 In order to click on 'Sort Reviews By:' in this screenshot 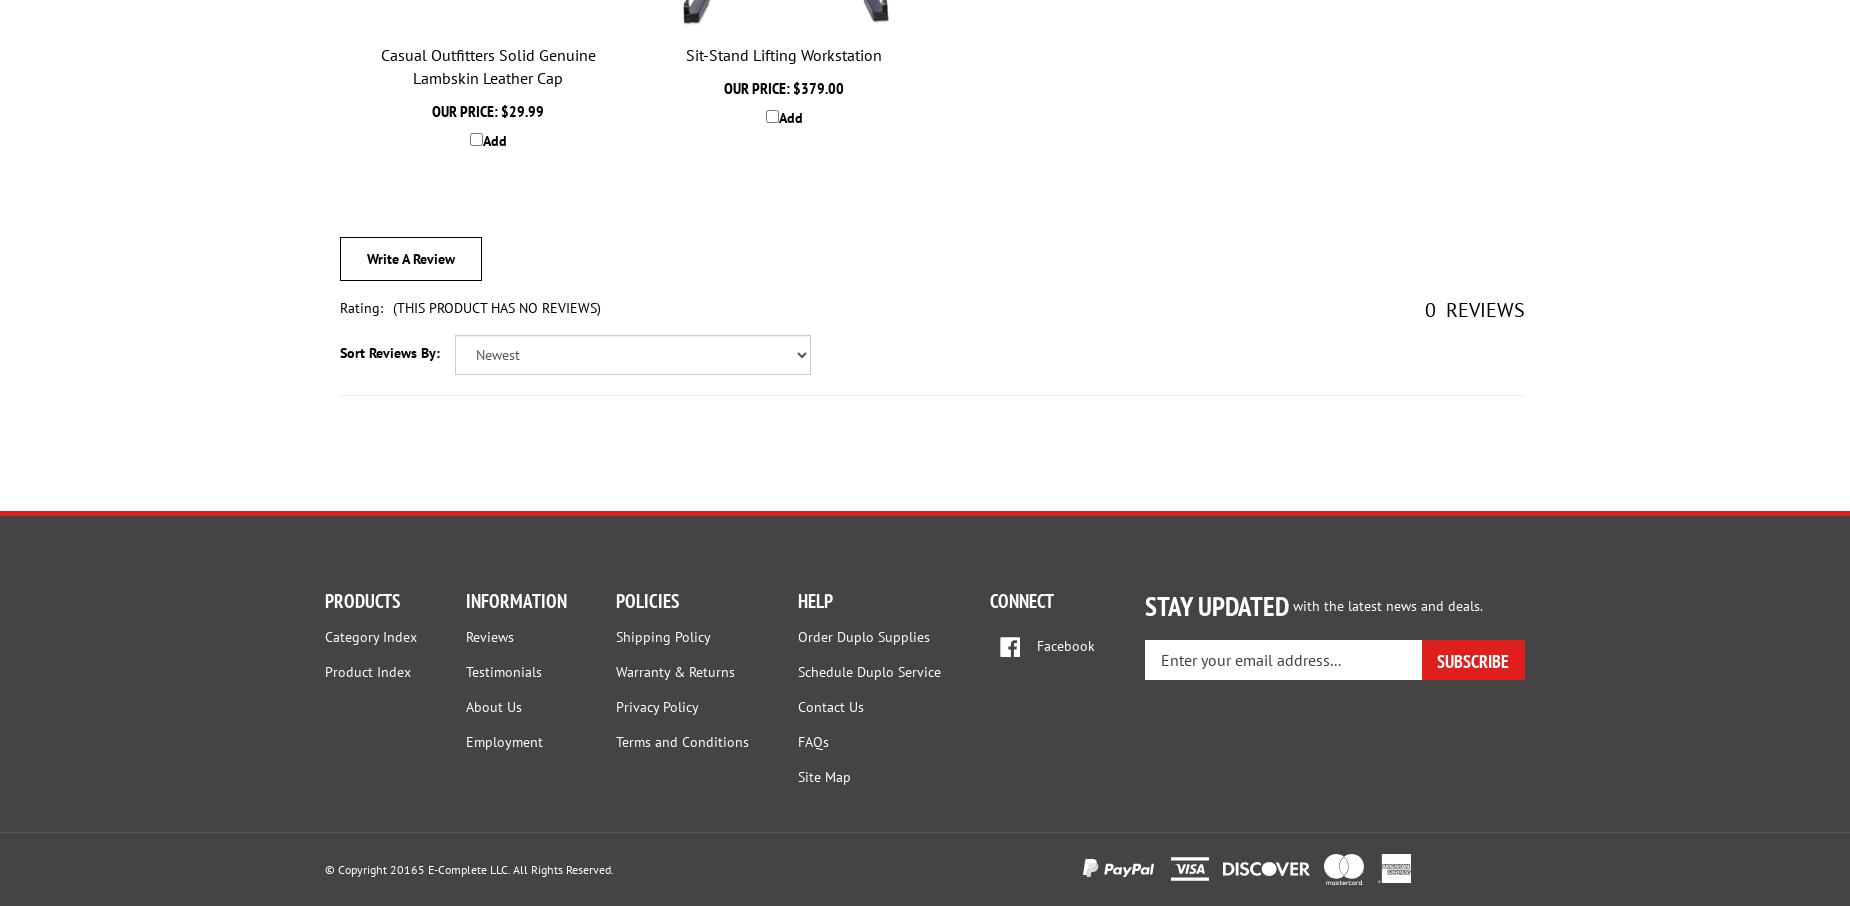, I will do `click(388, 352)`.